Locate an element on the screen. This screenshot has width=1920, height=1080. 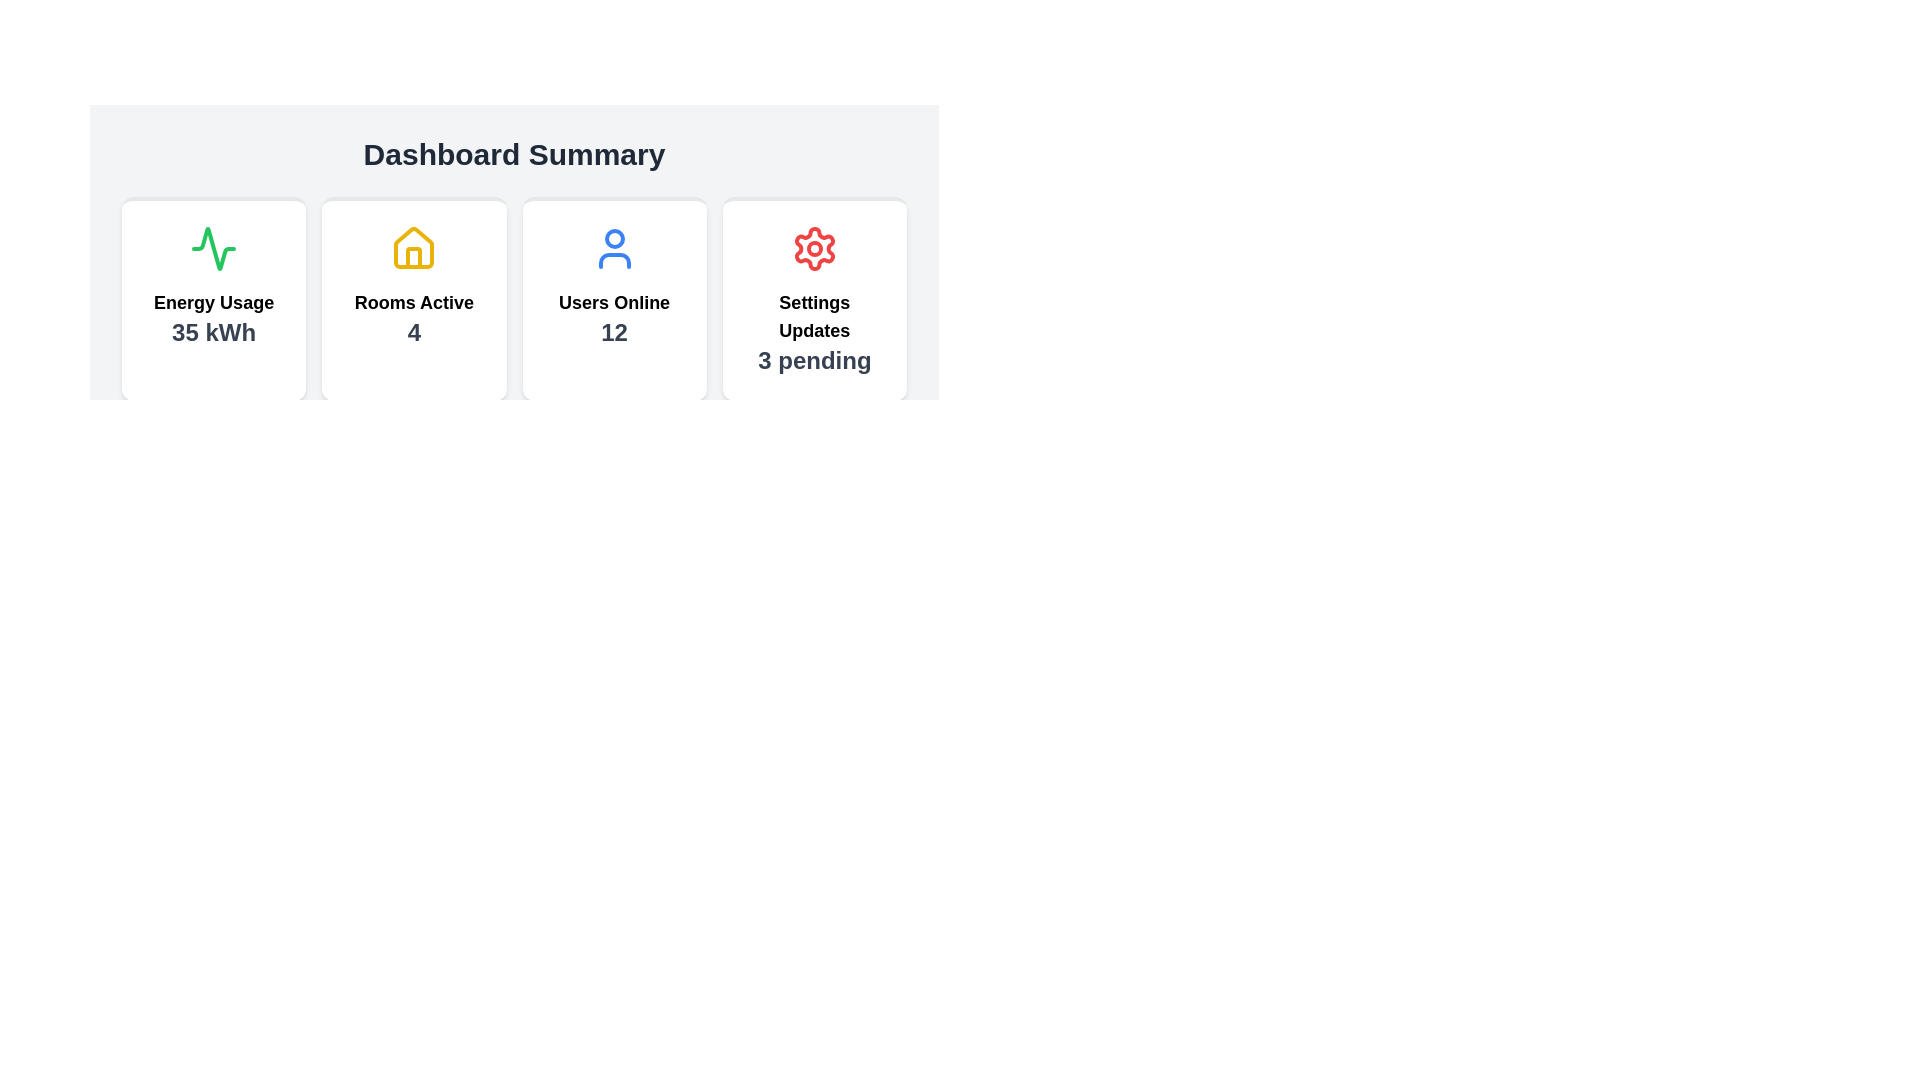
bold number '4' displayed in dark gray beneath the 'Rooms Active' text within the second card of the dashboard layout is located at coordinates (413, 331).